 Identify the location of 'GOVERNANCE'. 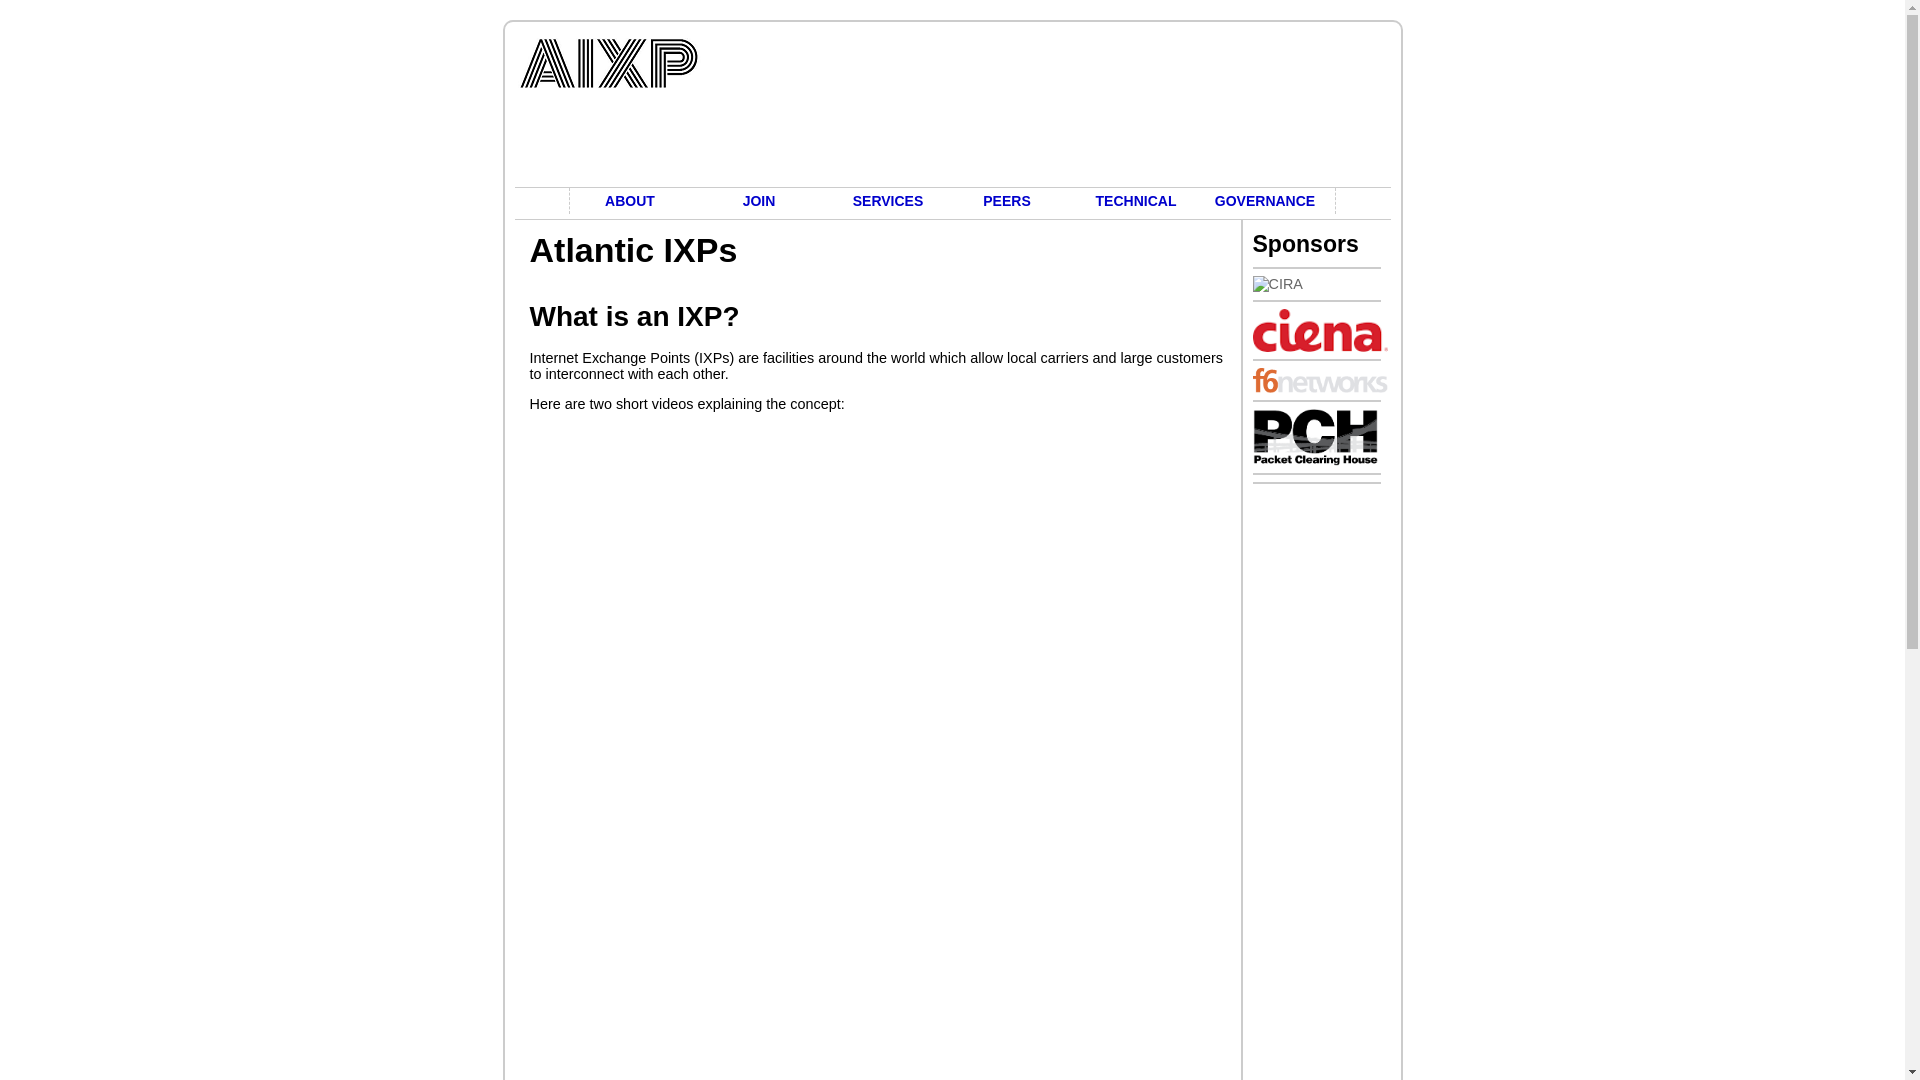
(1269, 200).